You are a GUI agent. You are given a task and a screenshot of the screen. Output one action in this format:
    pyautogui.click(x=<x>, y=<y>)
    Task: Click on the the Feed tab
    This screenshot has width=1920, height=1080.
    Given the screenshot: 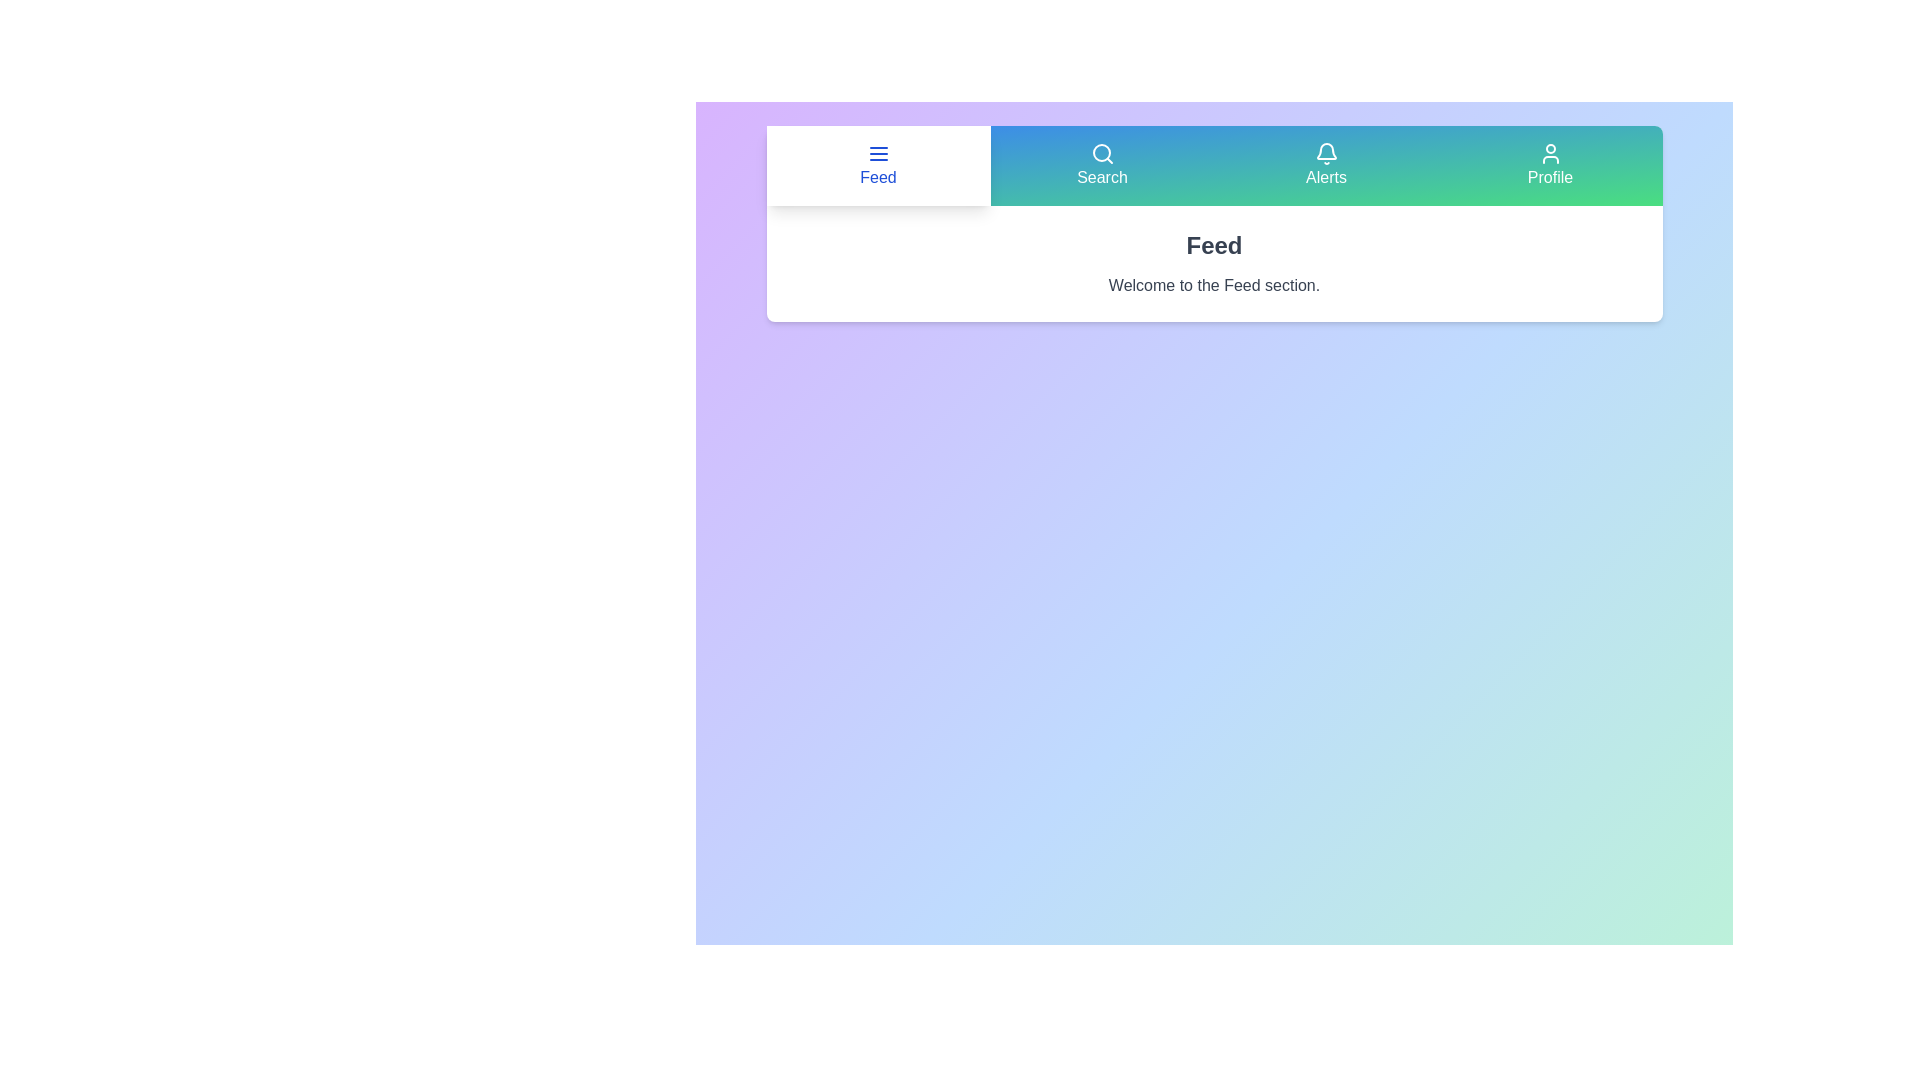 What is the action you would take?
    pyautogui.click(x=878, y=164)
    